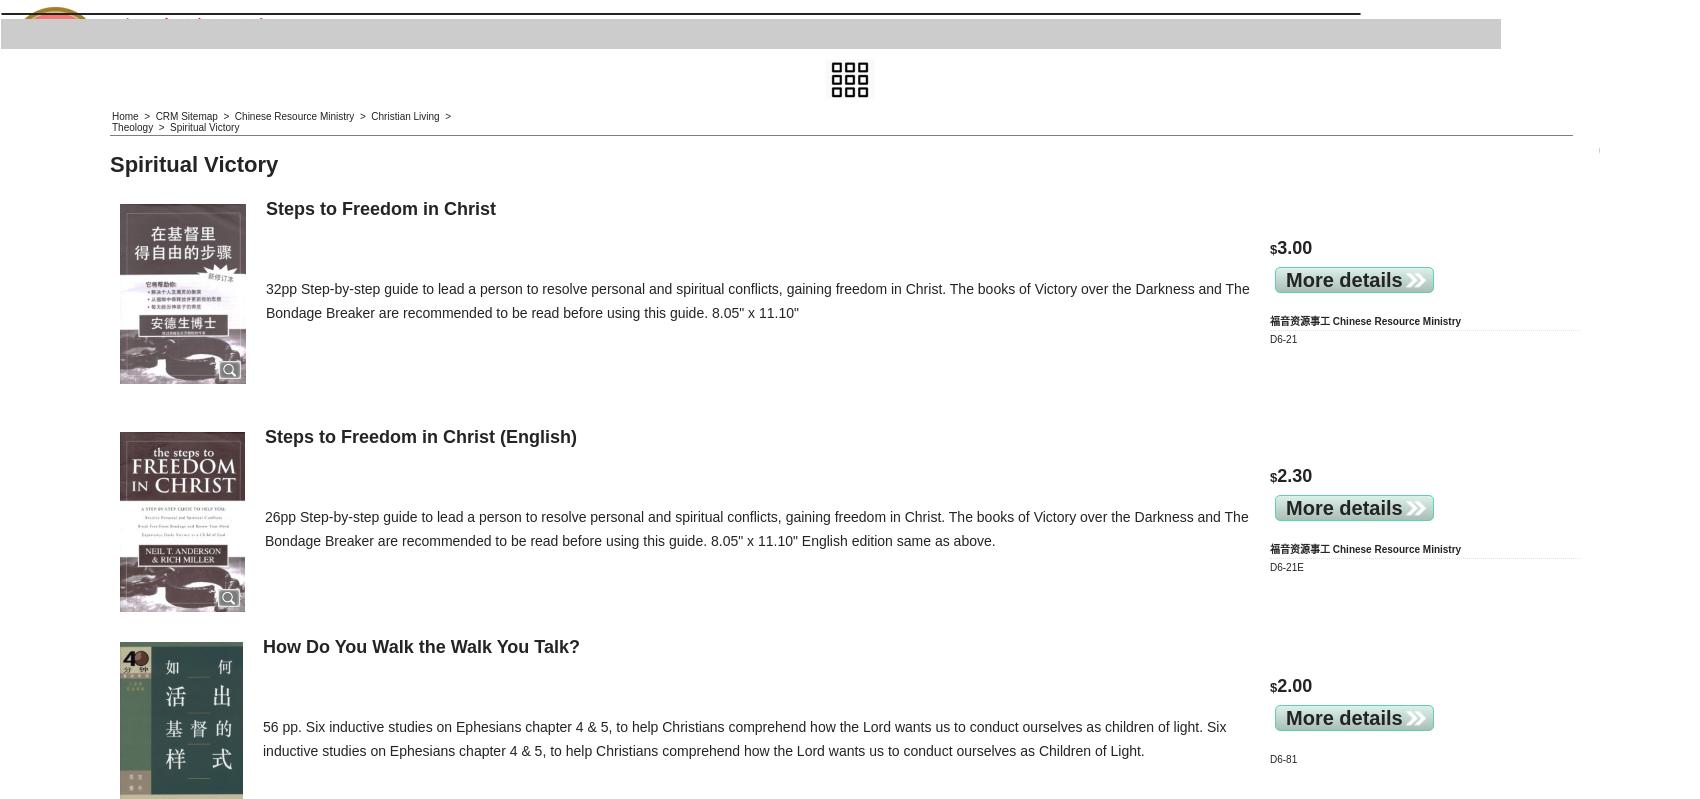  Describe the element at coordinates (1294, 686) in the screenshot. I see `'2.00'` at that location.